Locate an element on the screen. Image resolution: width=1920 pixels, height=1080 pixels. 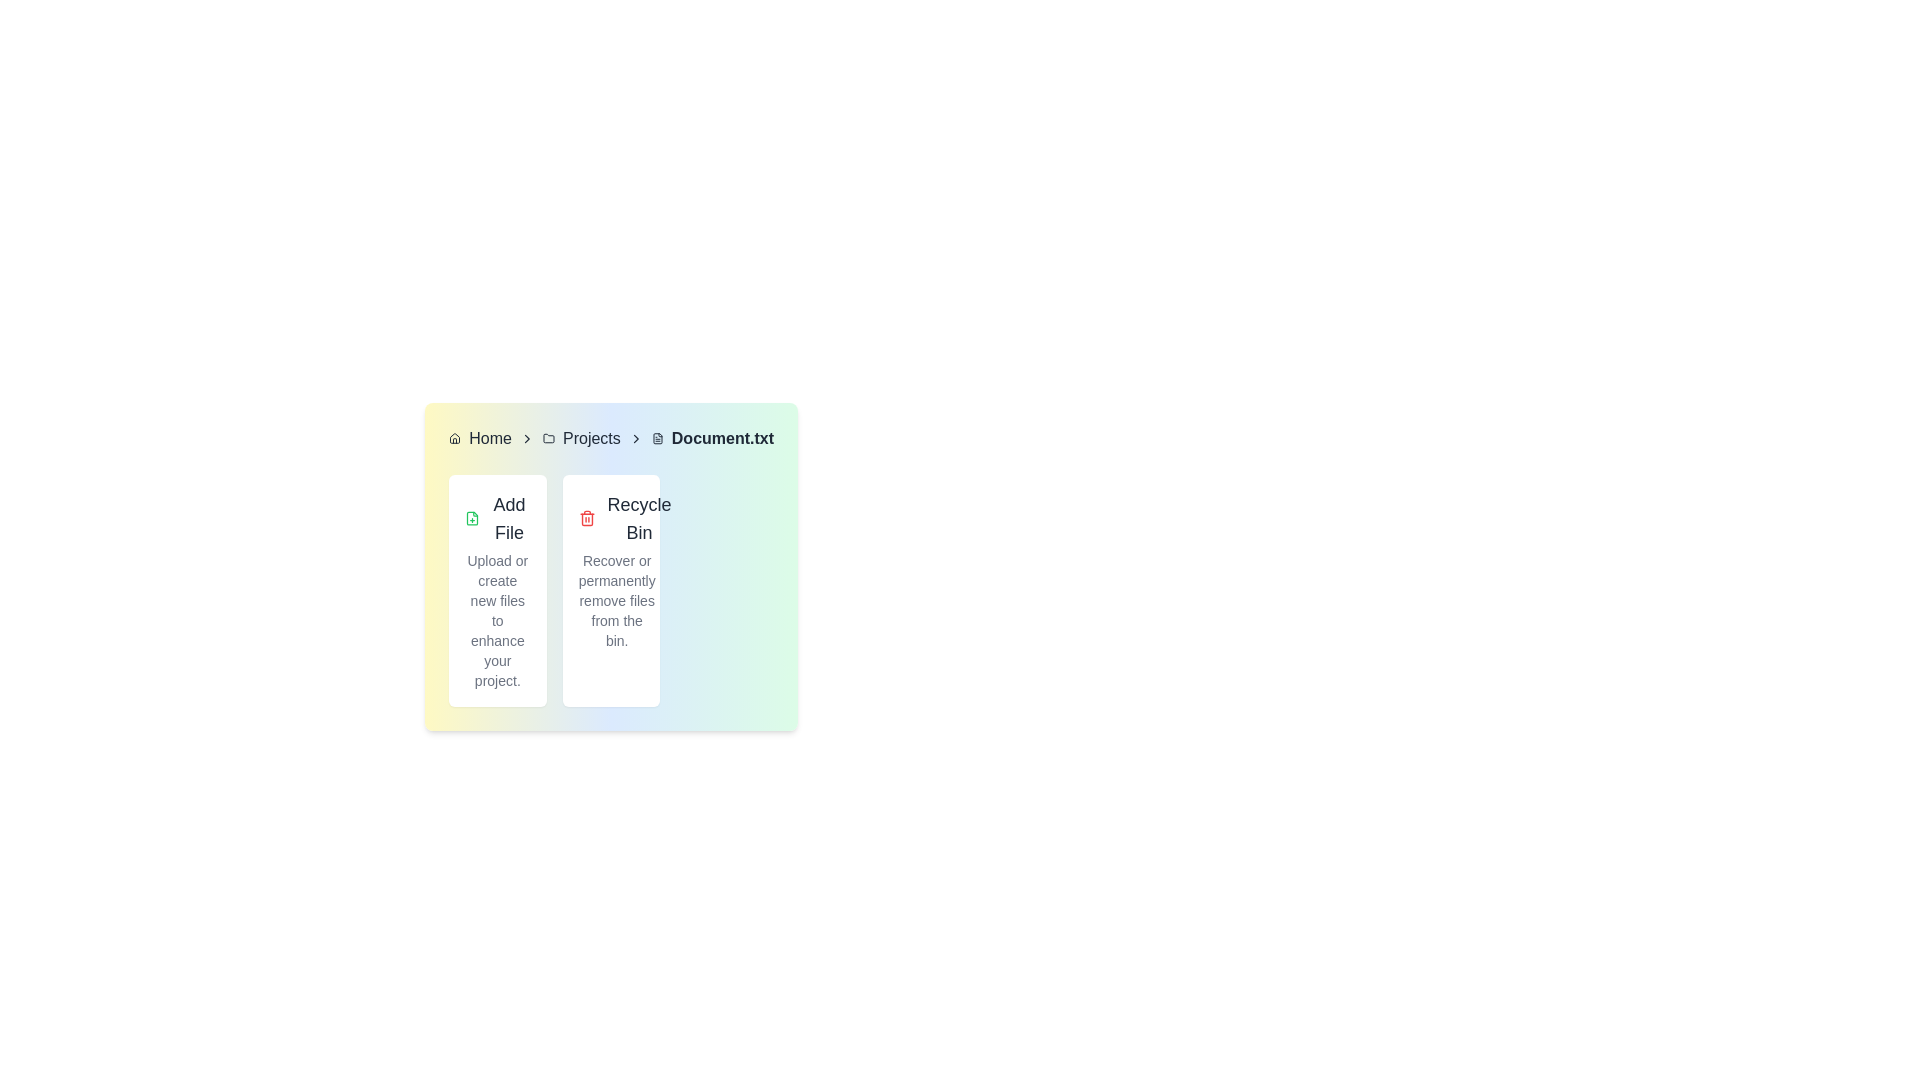
the 'Projects' hyperlink in the breadcrumb navigation bar is located at coordinates (590, 438).